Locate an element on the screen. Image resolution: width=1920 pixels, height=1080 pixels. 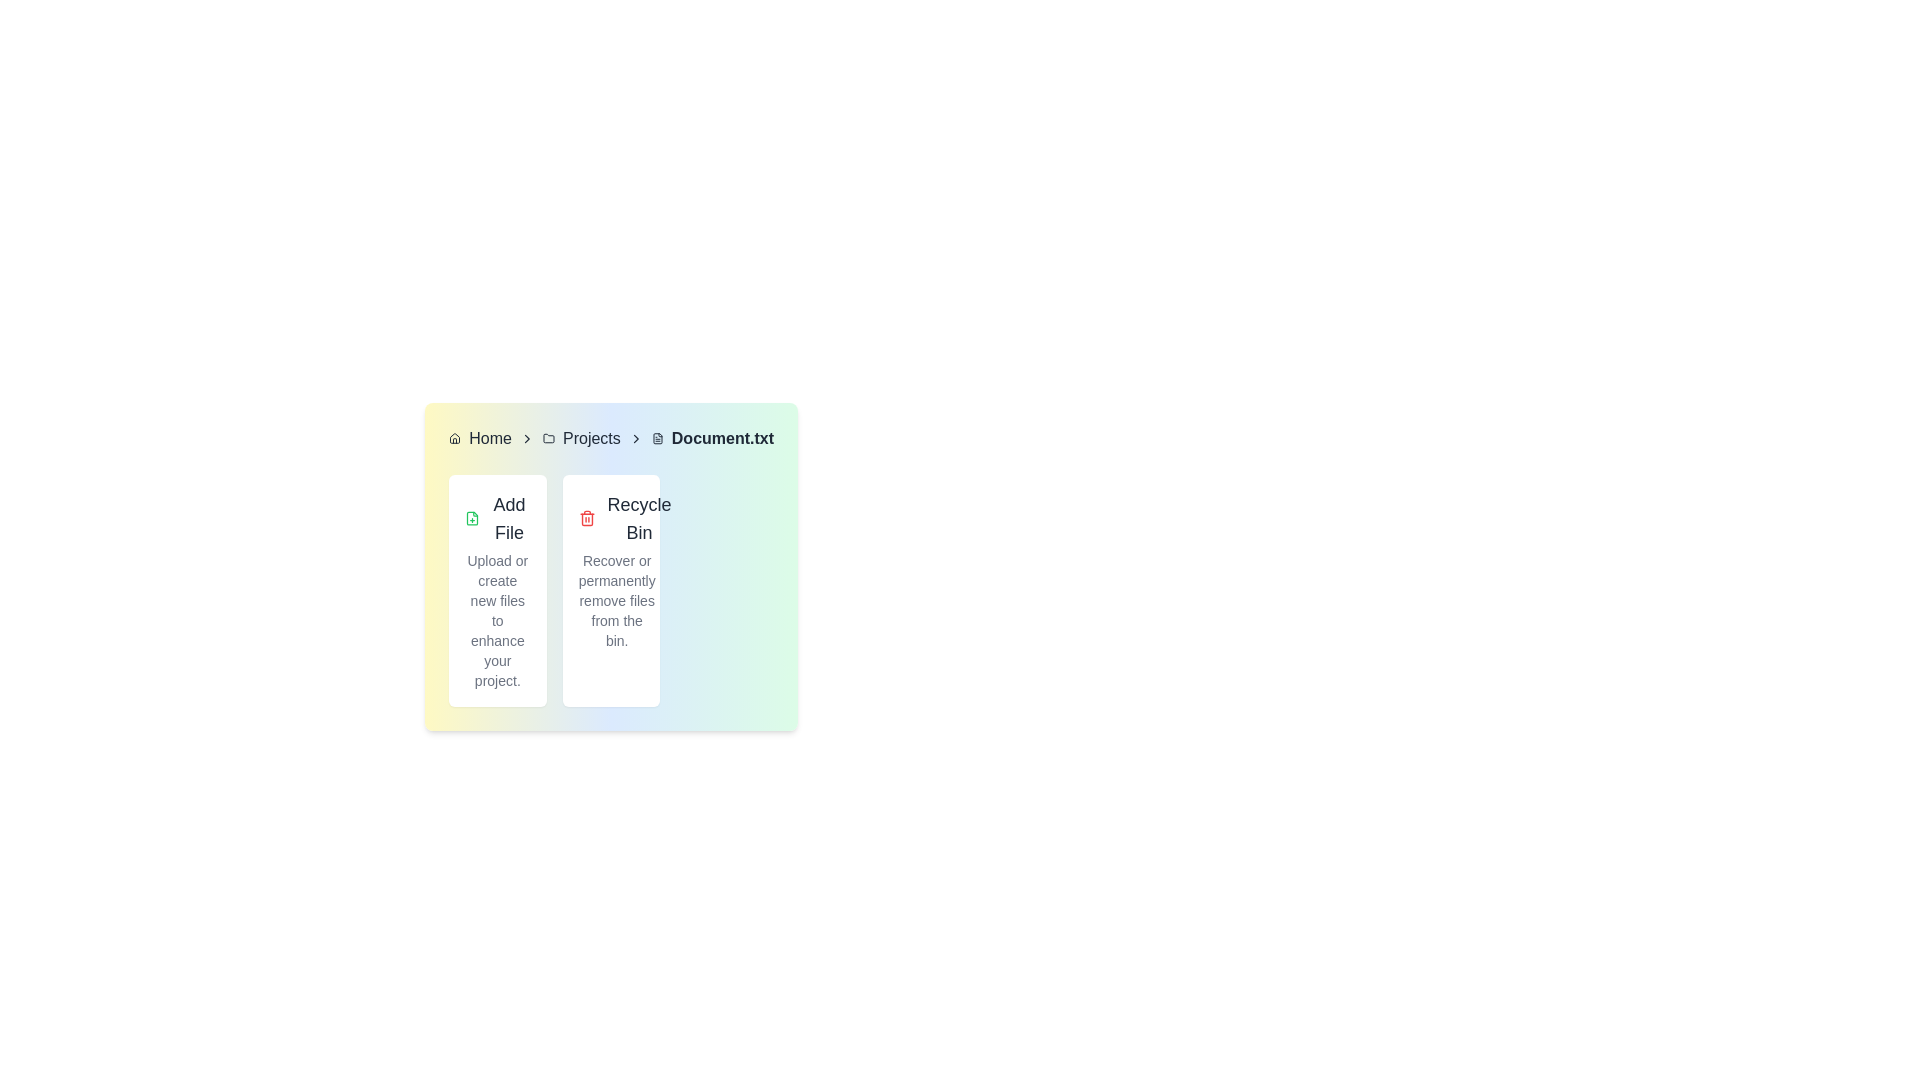
the 'Projects' hyperlink in the breadcrumb navigation bar is located at coordinates (590, 438).